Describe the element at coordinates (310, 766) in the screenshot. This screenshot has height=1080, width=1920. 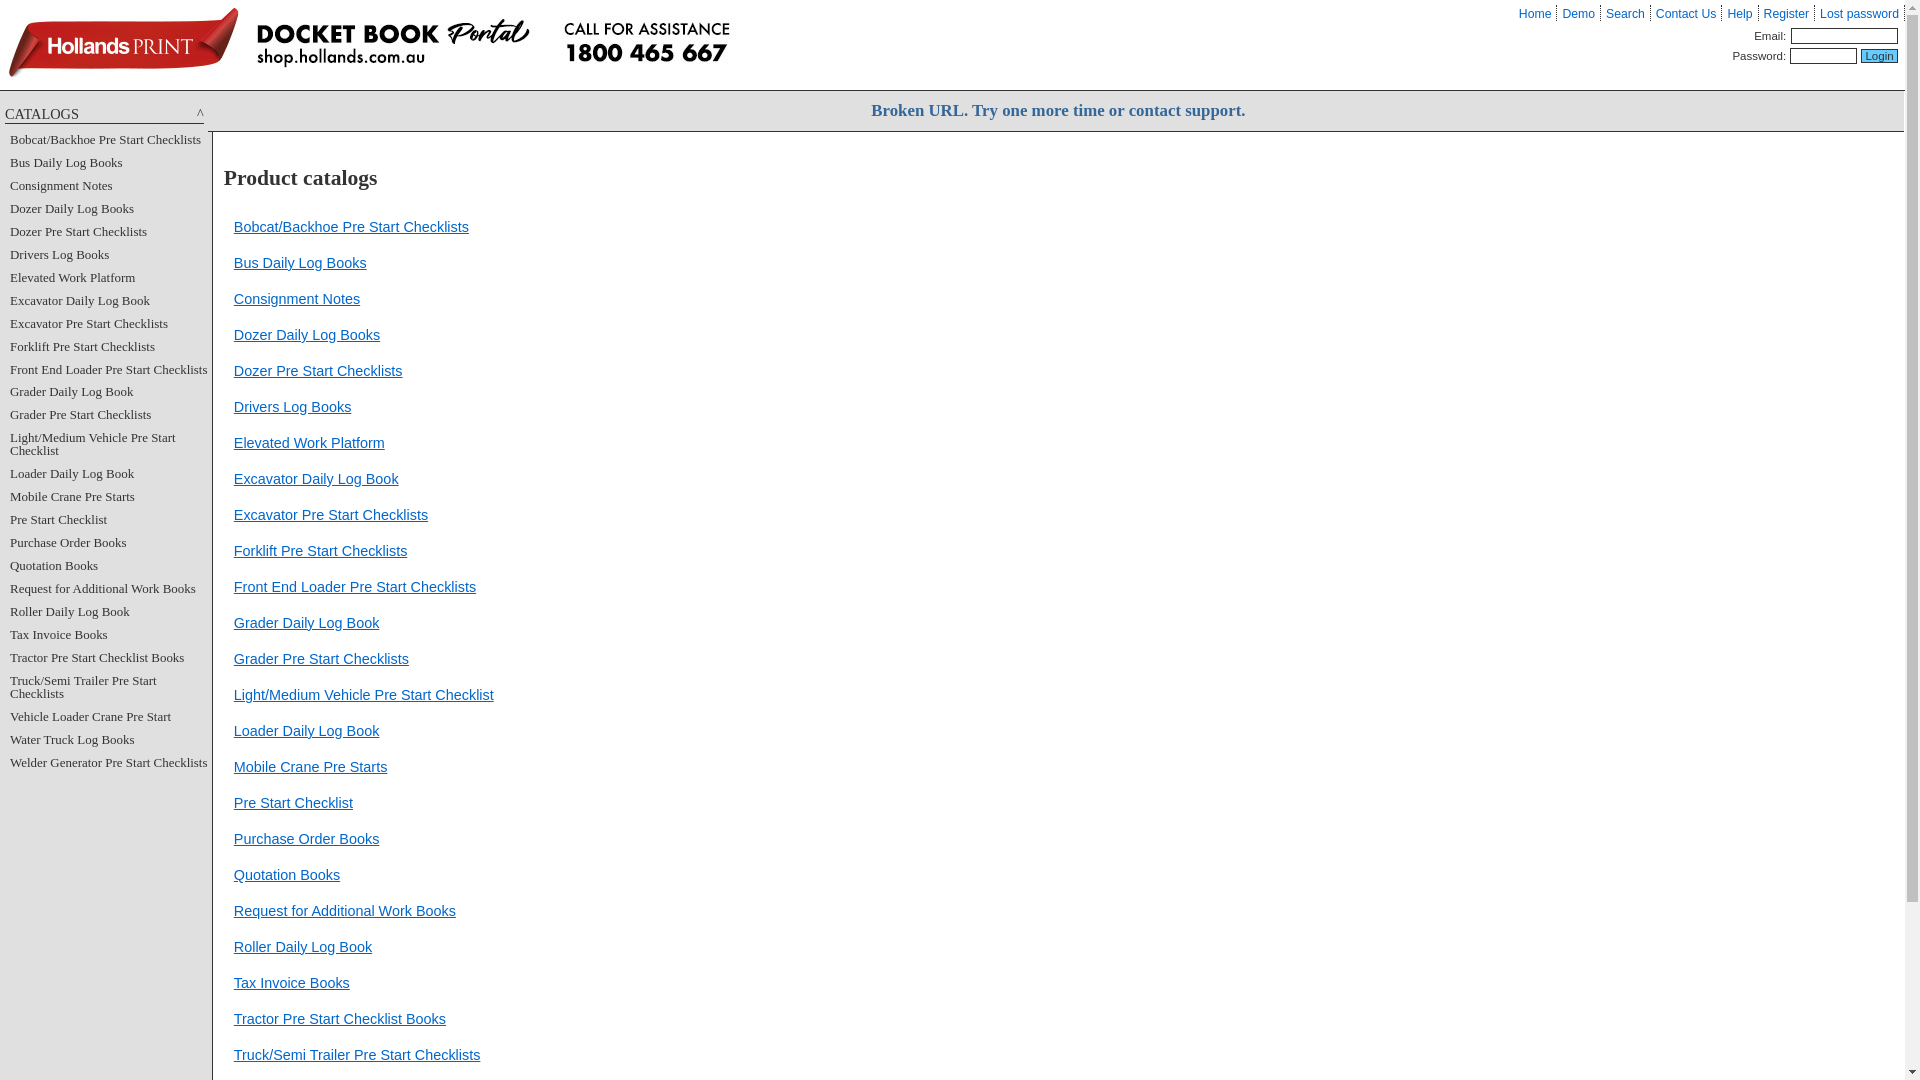
I see `'Mobile Crane Pre Starts'` at that location.